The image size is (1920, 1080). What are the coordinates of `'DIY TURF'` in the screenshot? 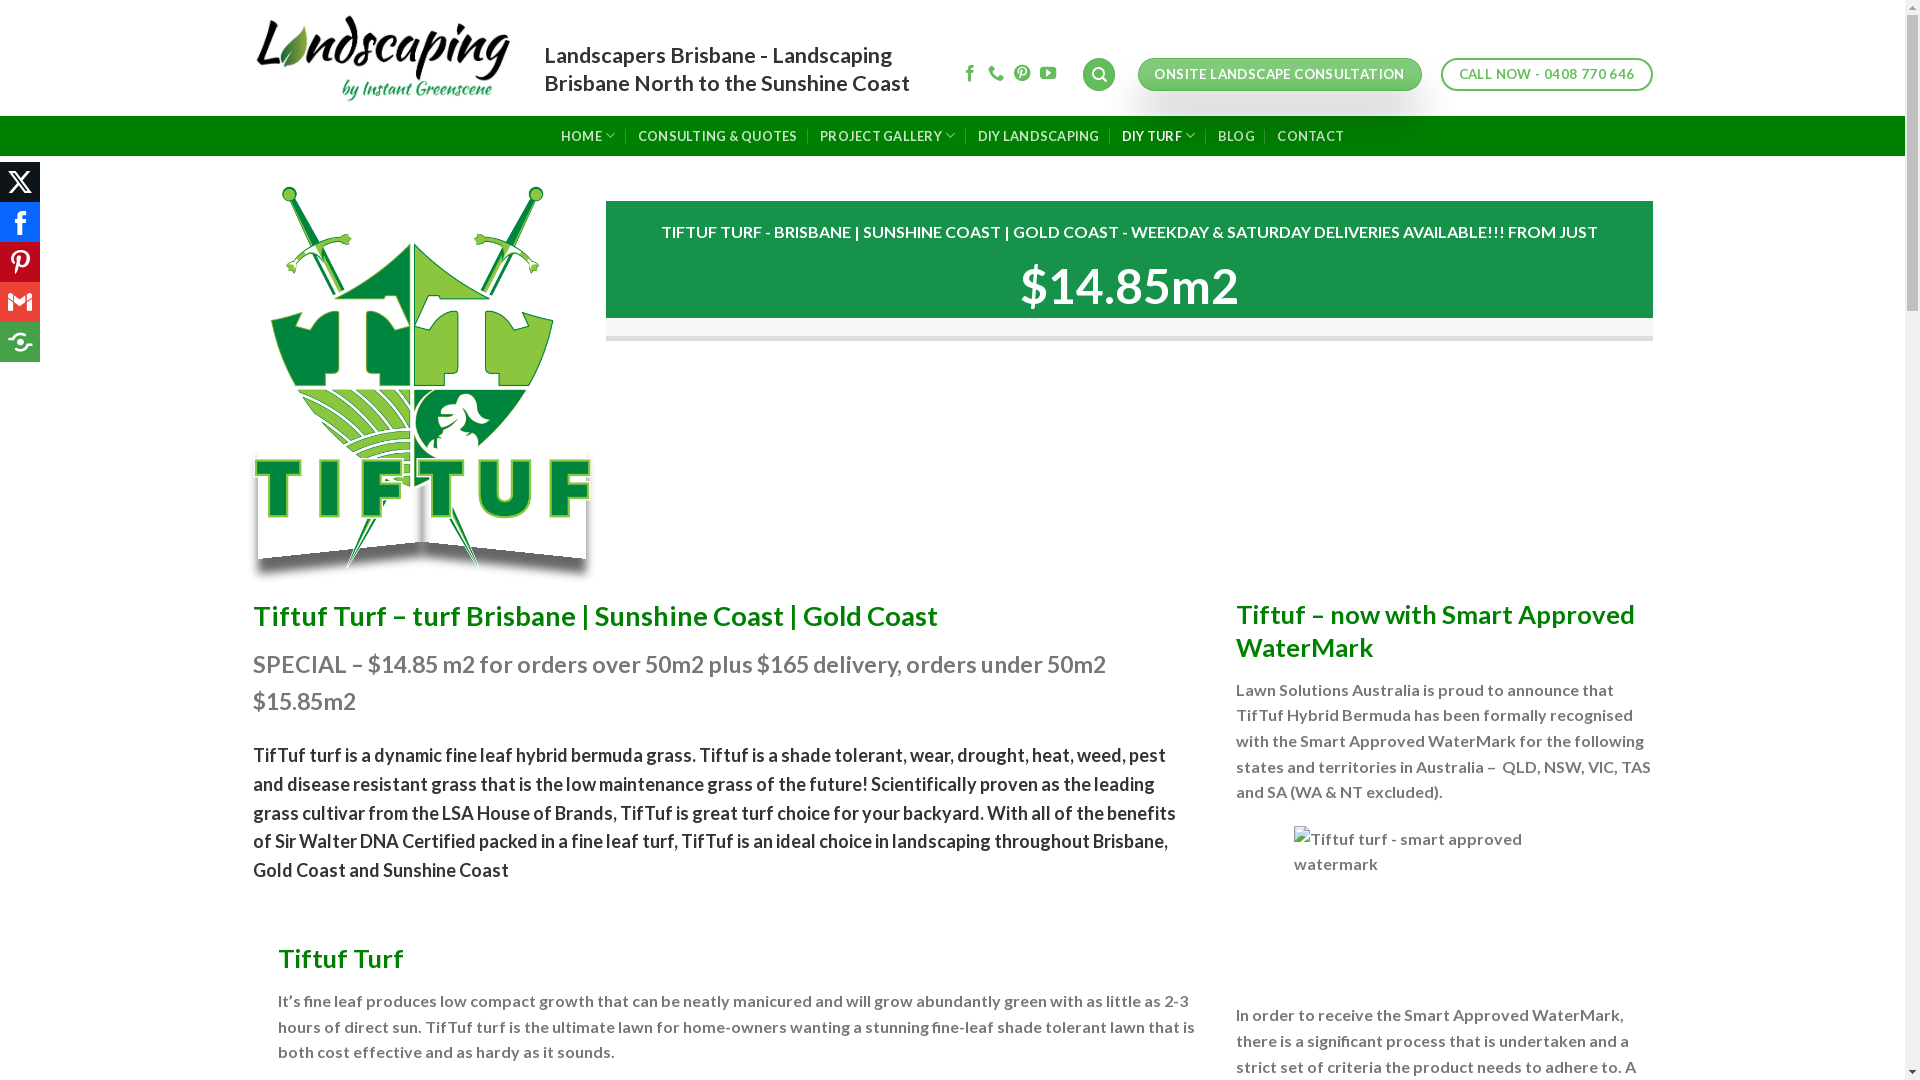 It's located at (1158, 135).